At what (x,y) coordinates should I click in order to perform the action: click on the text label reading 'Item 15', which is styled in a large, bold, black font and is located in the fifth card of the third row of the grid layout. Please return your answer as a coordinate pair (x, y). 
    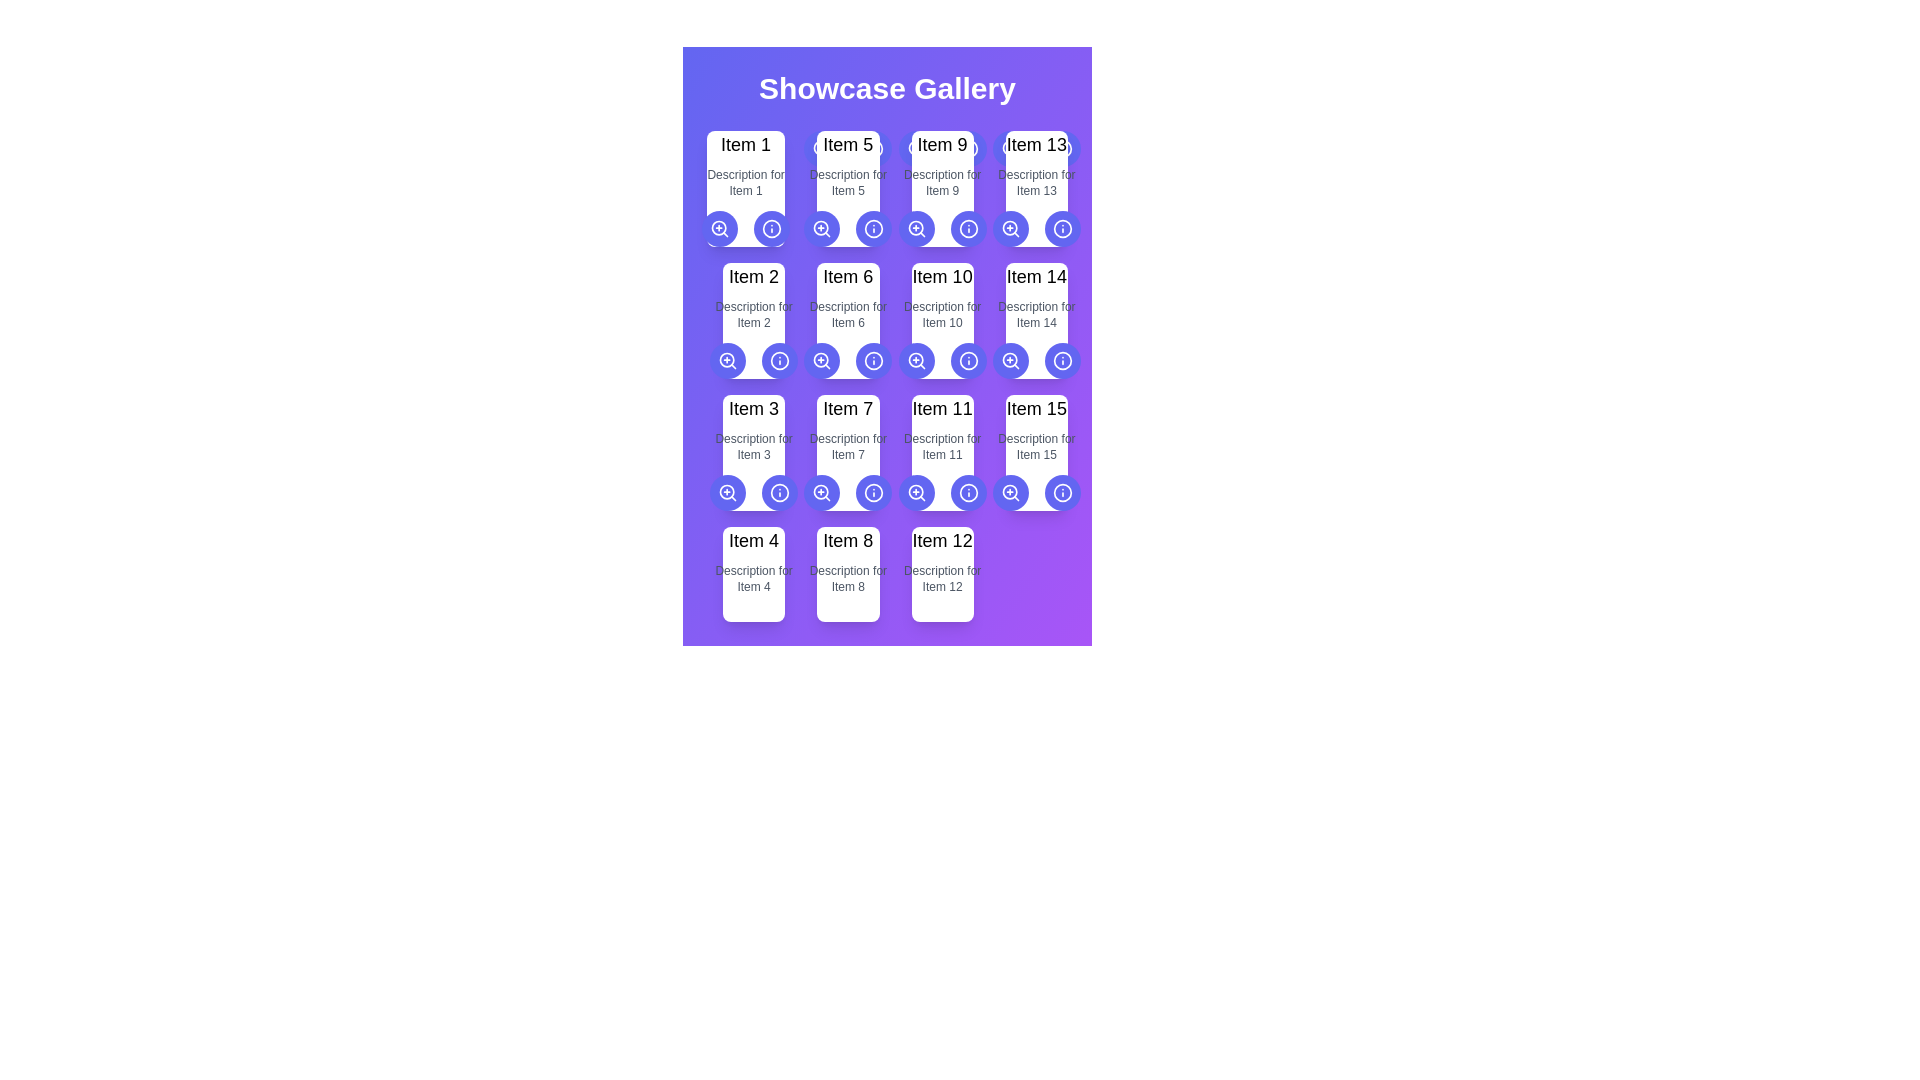
    Looking at the image, I should click on (1036, 407).